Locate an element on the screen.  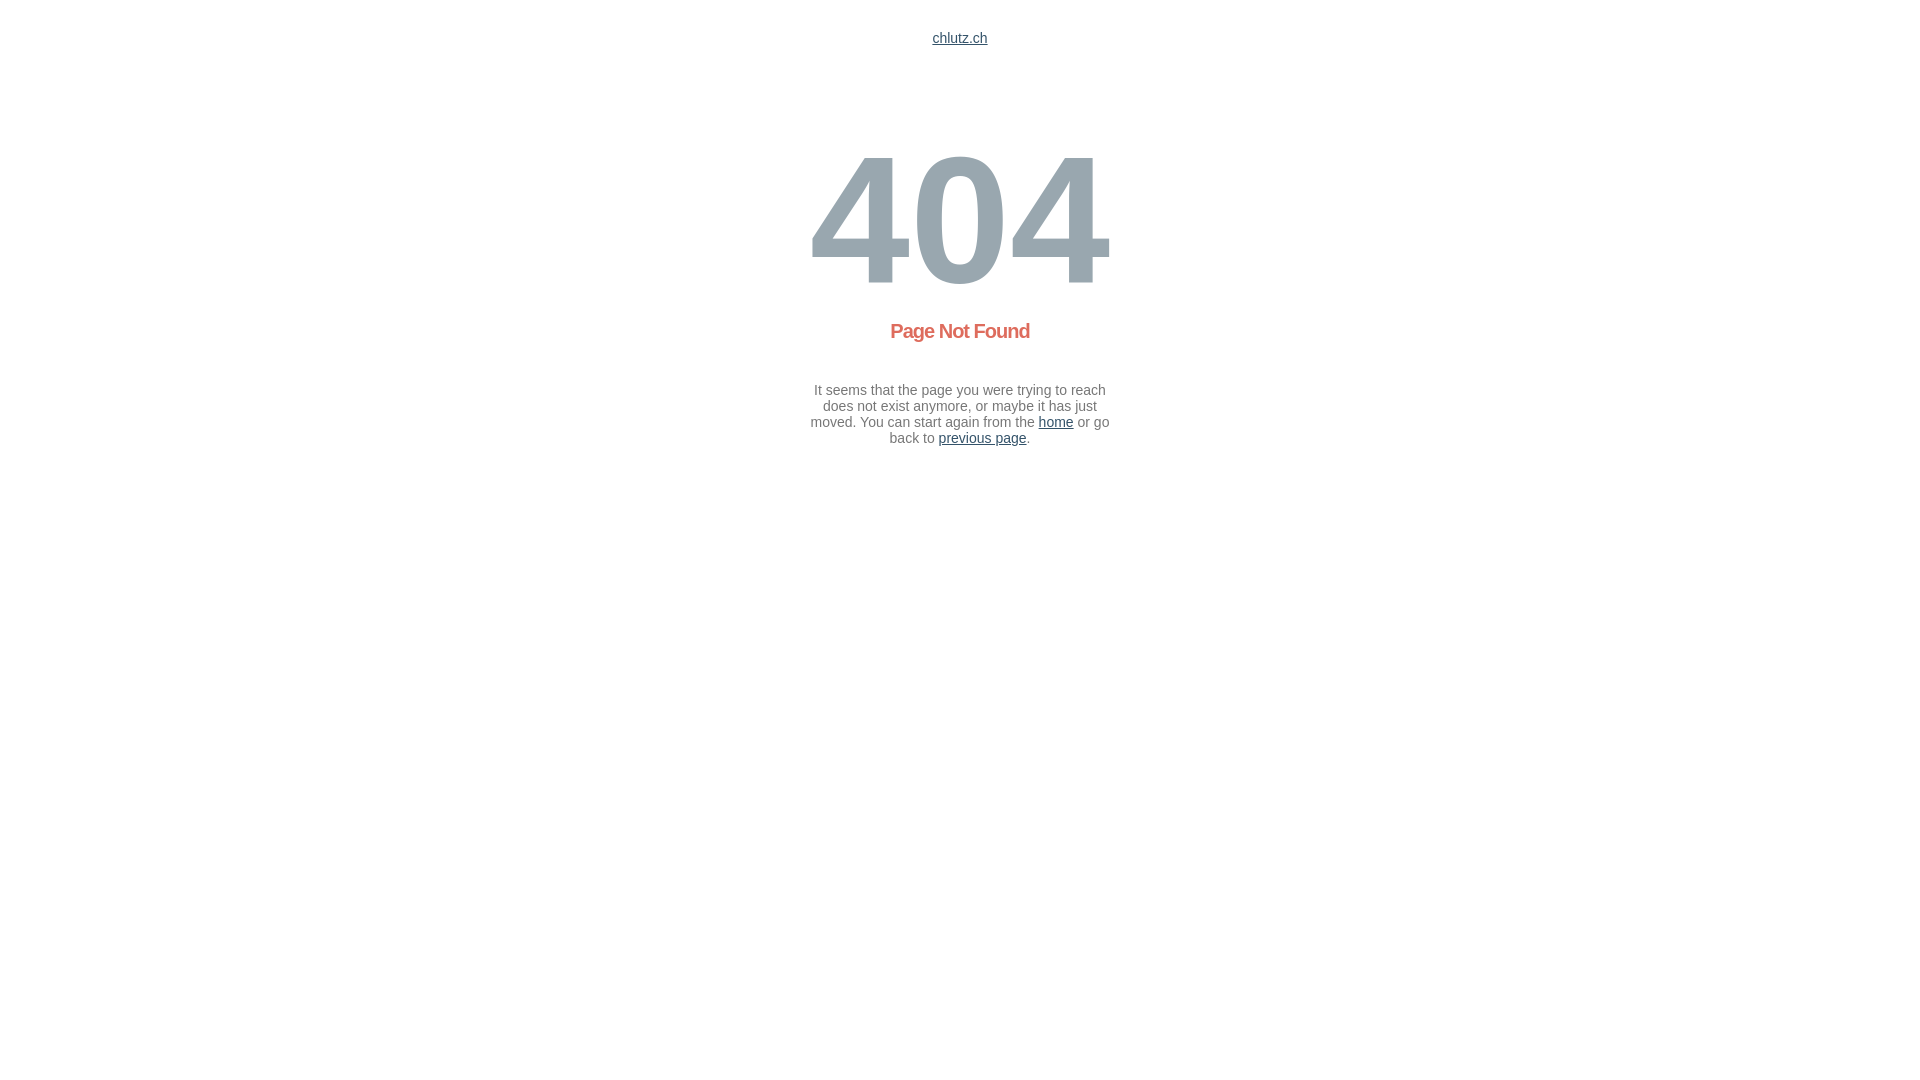
'previous page' is located at coordinates (983, 437).